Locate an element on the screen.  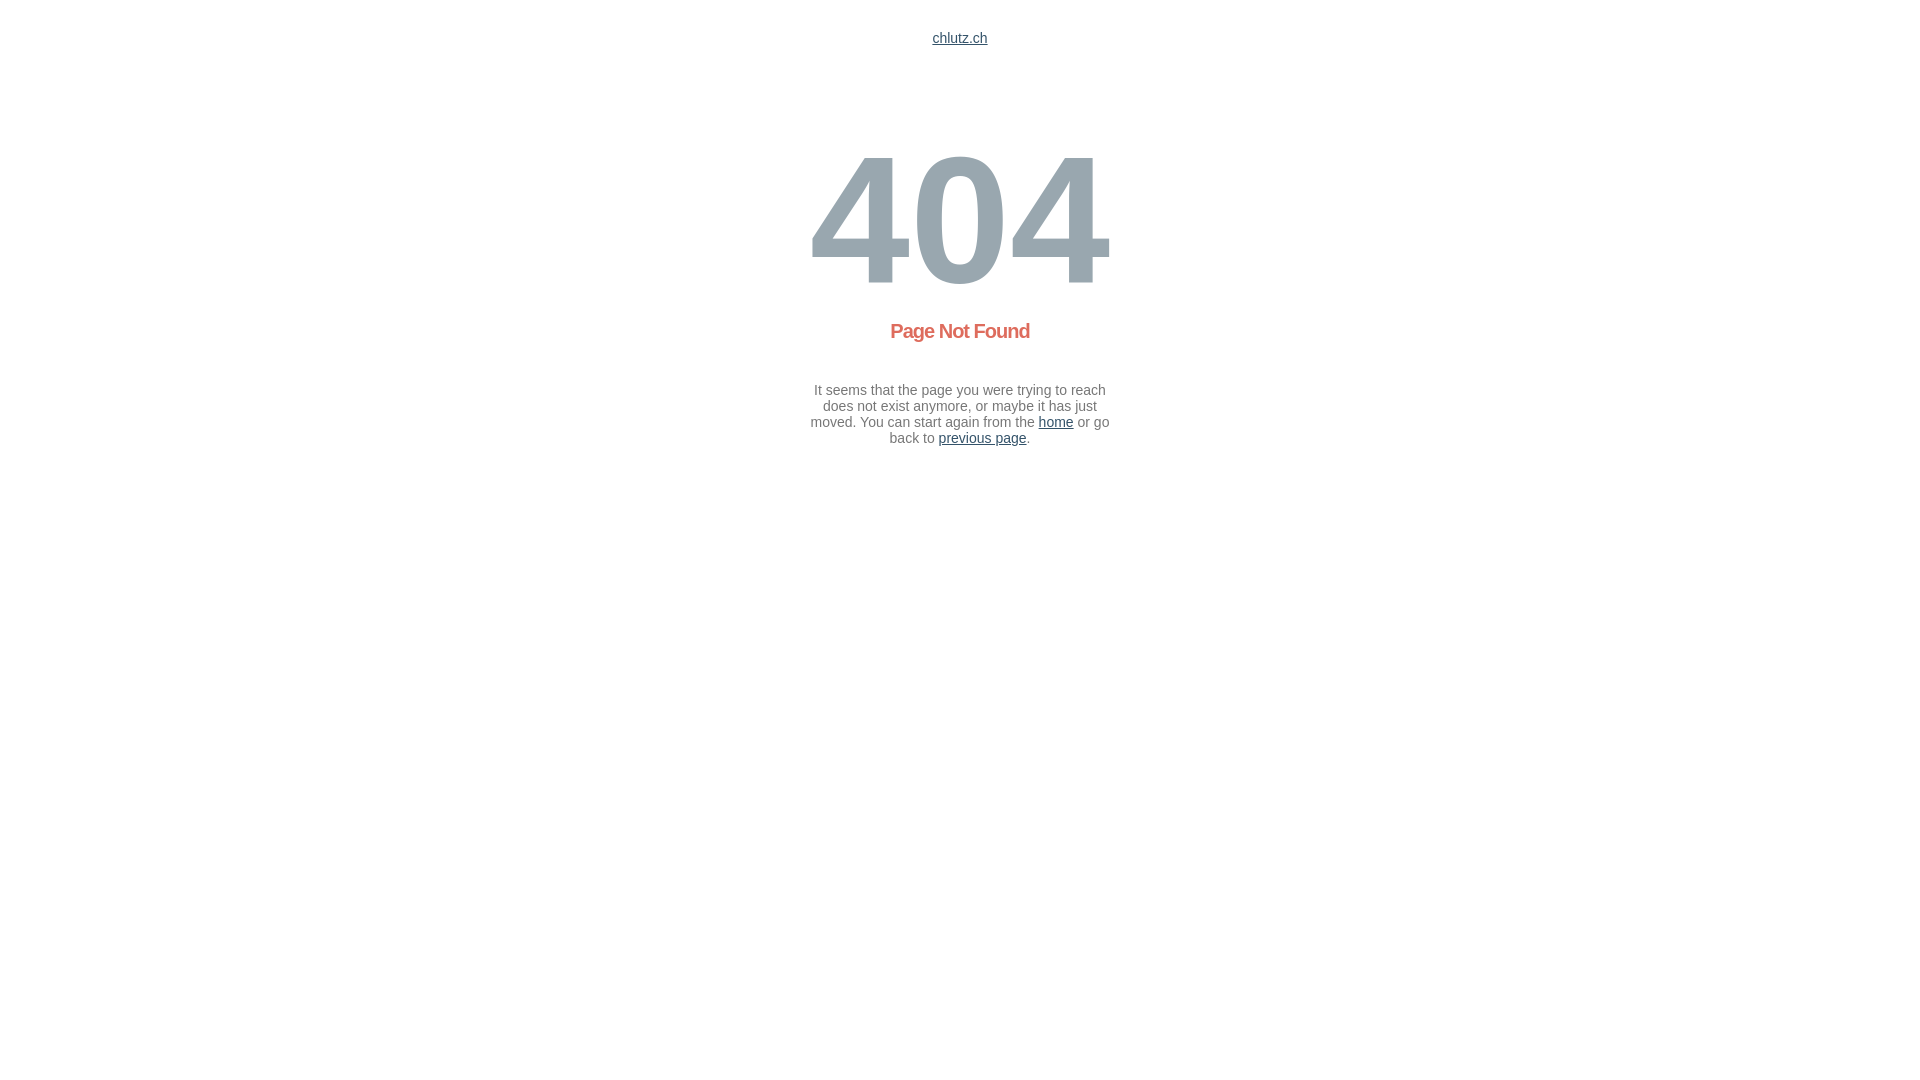
'previous page' is located at coordinates (983, 437).